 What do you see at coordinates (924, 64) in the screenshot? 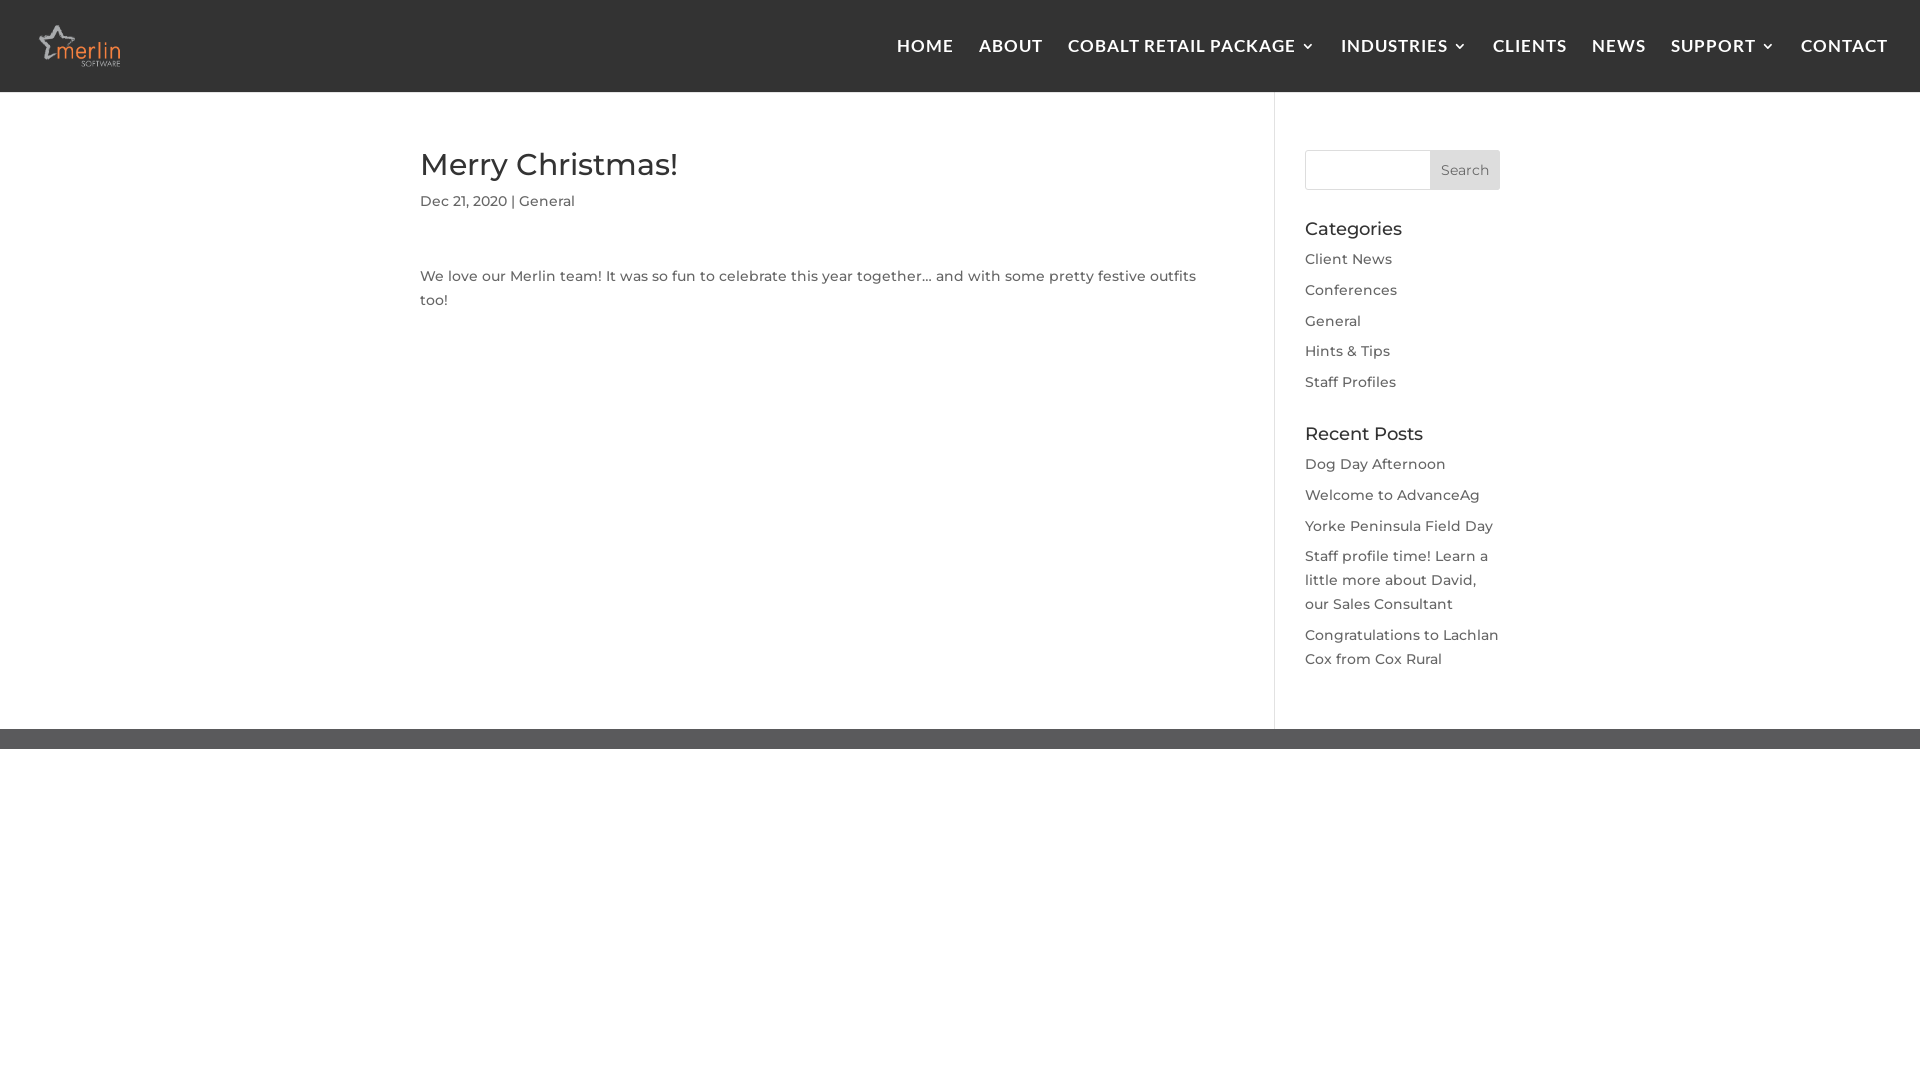
I see `'HOME'` at bounding box center [924, 64].